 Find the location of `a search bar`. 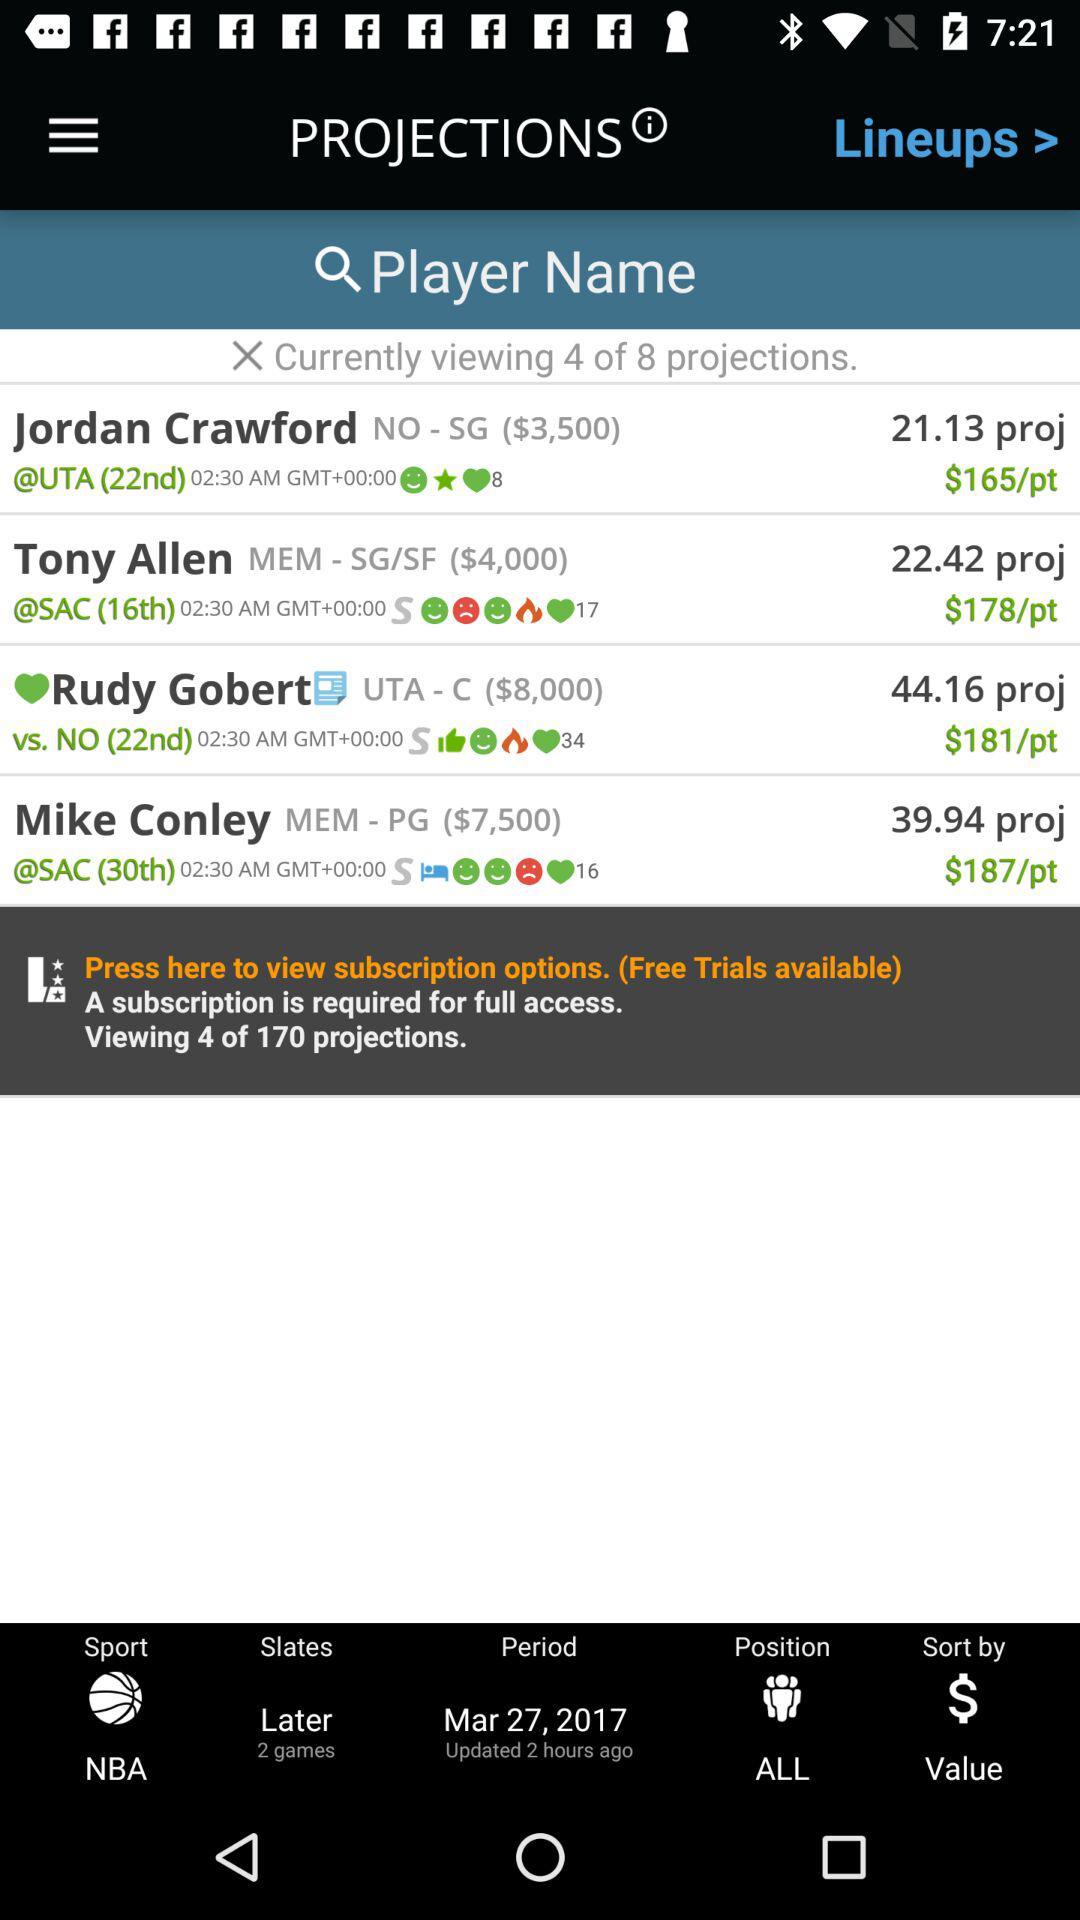

a search bar is located at coordinates (500, 268).